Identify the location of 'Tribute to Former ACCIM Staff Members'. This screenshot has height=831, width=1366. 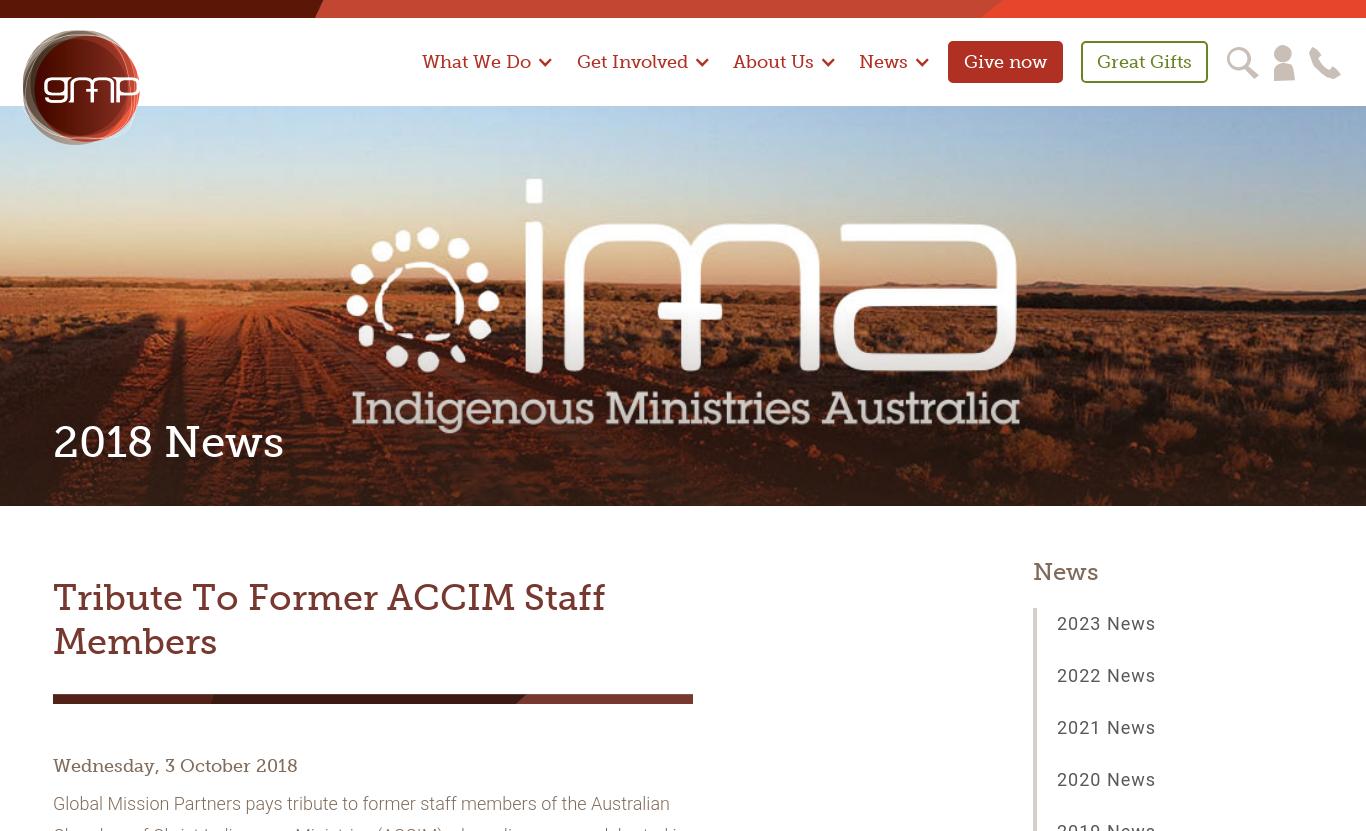
(53, 618).